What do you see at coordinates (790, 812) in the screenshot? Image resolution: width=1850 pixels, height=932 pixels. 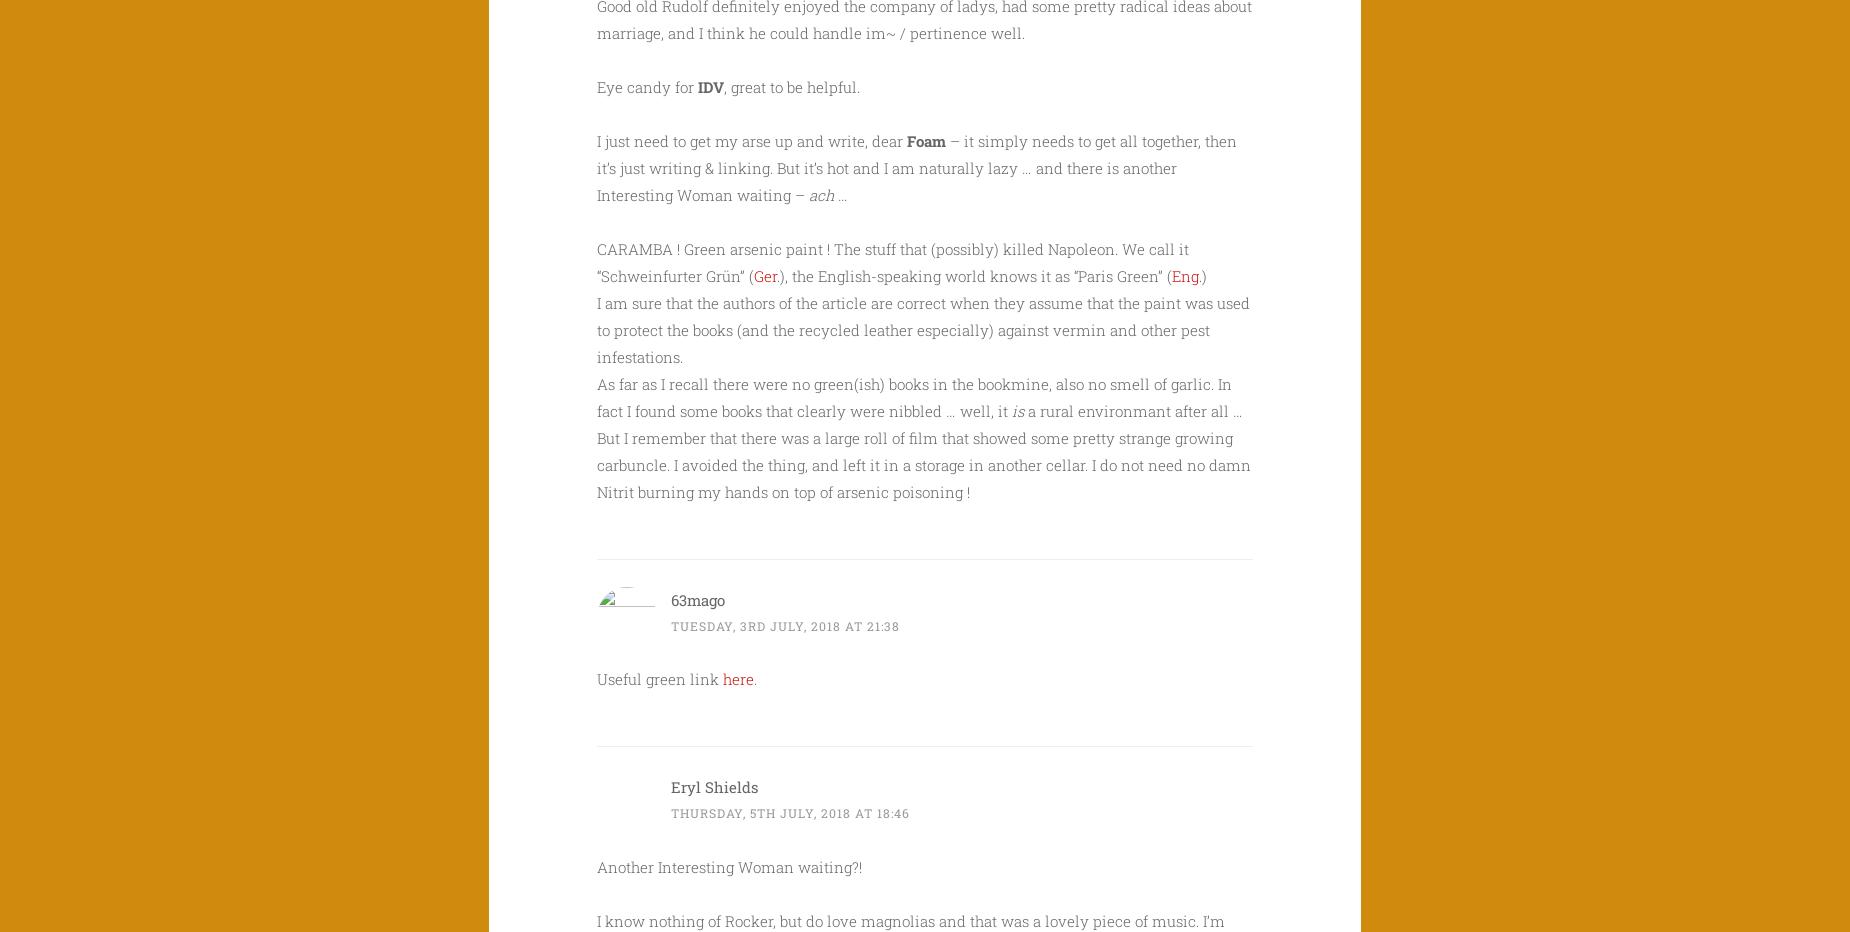 I see `'Thursday, 5th July, 2018 at 18:46'` at bounding box center [790, 812].